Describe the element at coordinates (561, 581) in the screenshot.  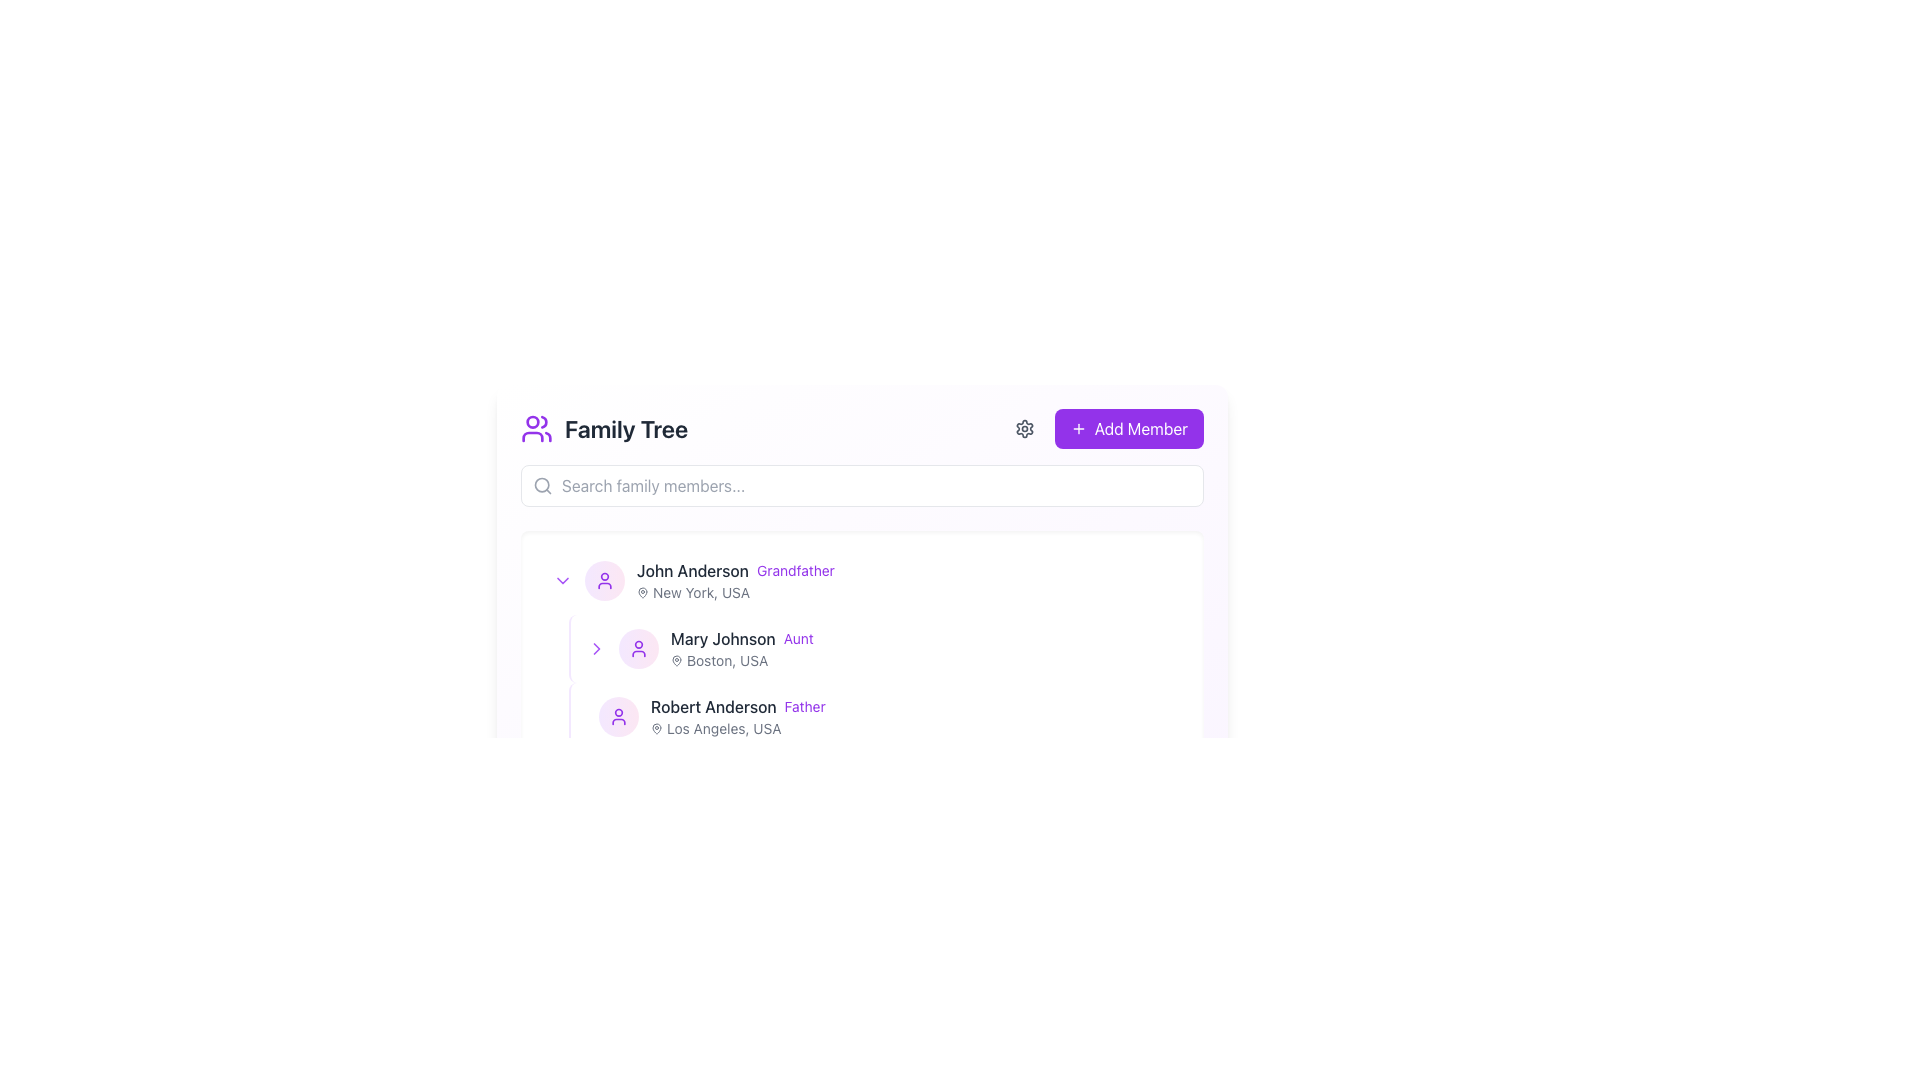
I see `the SVG icon located next to the name 'John Anderson' in the family tree list` at that location.